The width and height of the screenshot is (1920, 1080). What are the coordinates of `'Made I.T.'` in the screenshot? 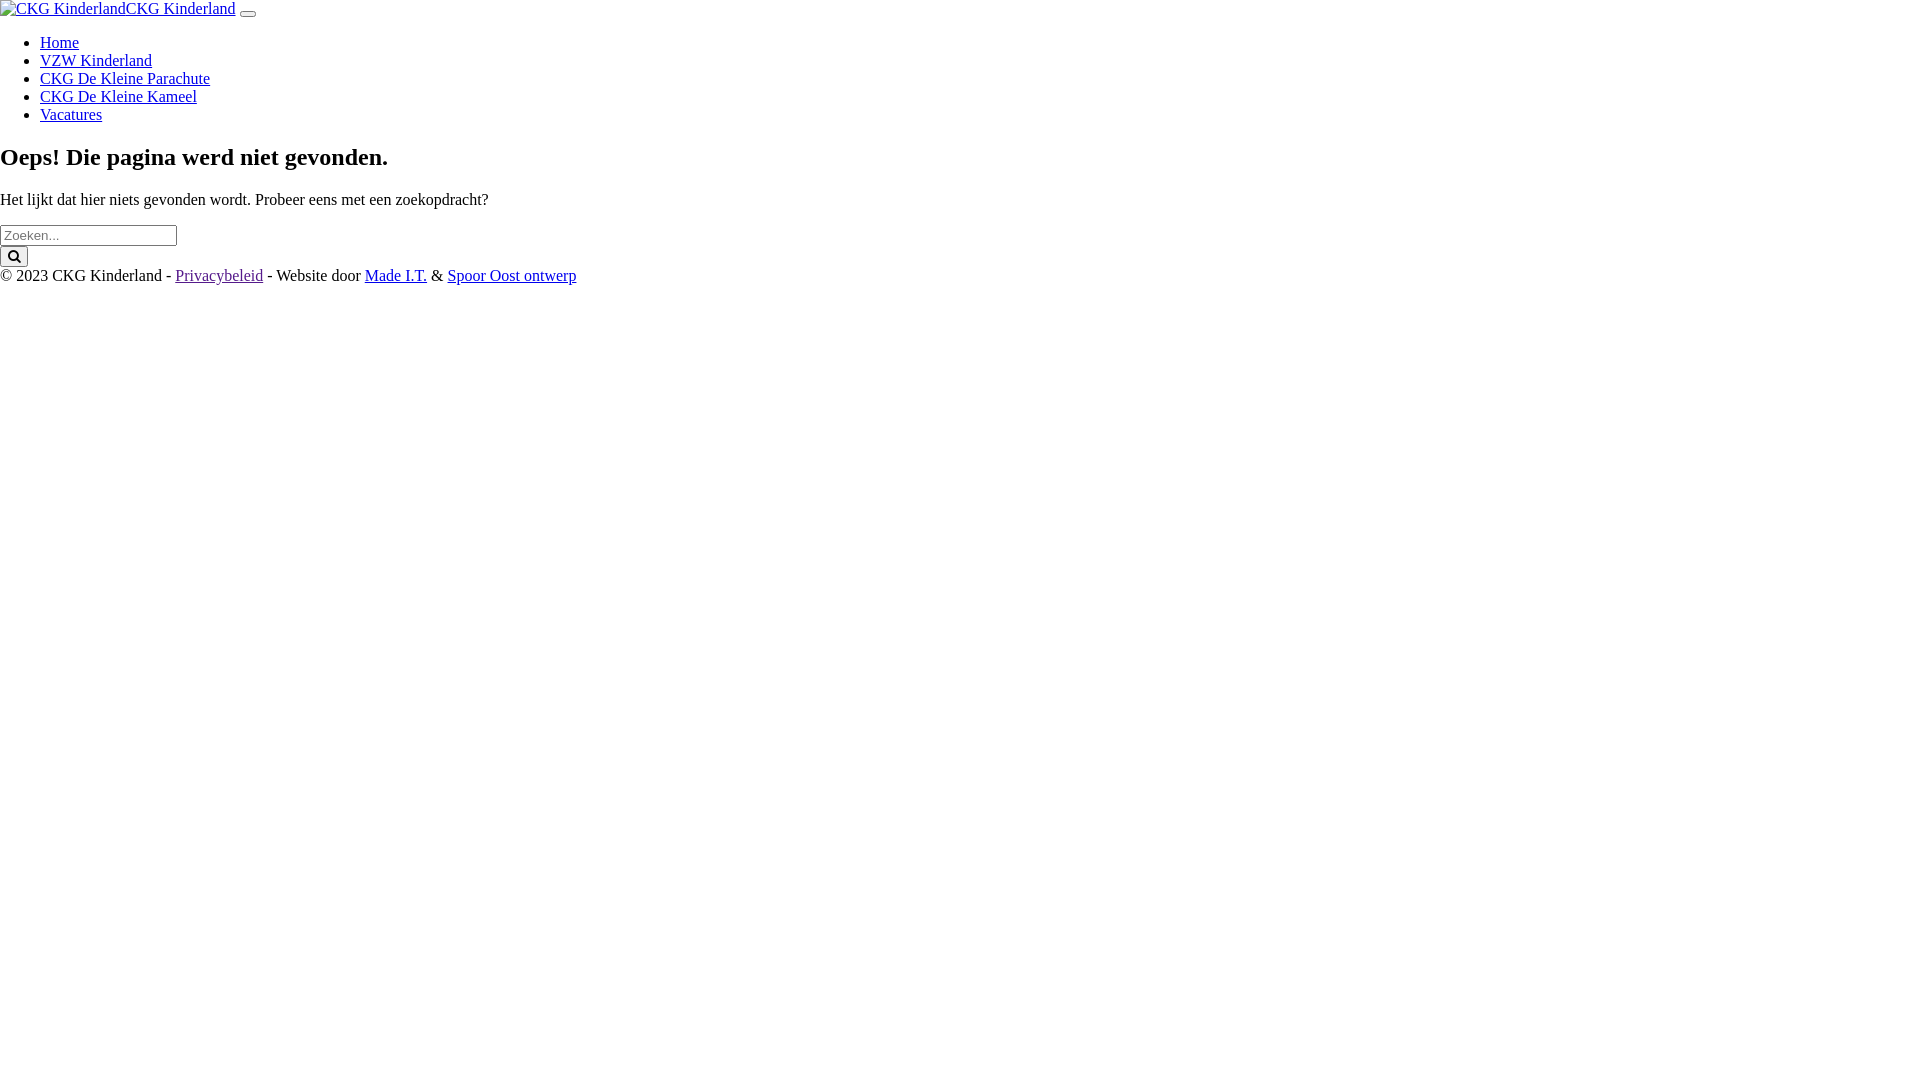 It's located at (395, 275).